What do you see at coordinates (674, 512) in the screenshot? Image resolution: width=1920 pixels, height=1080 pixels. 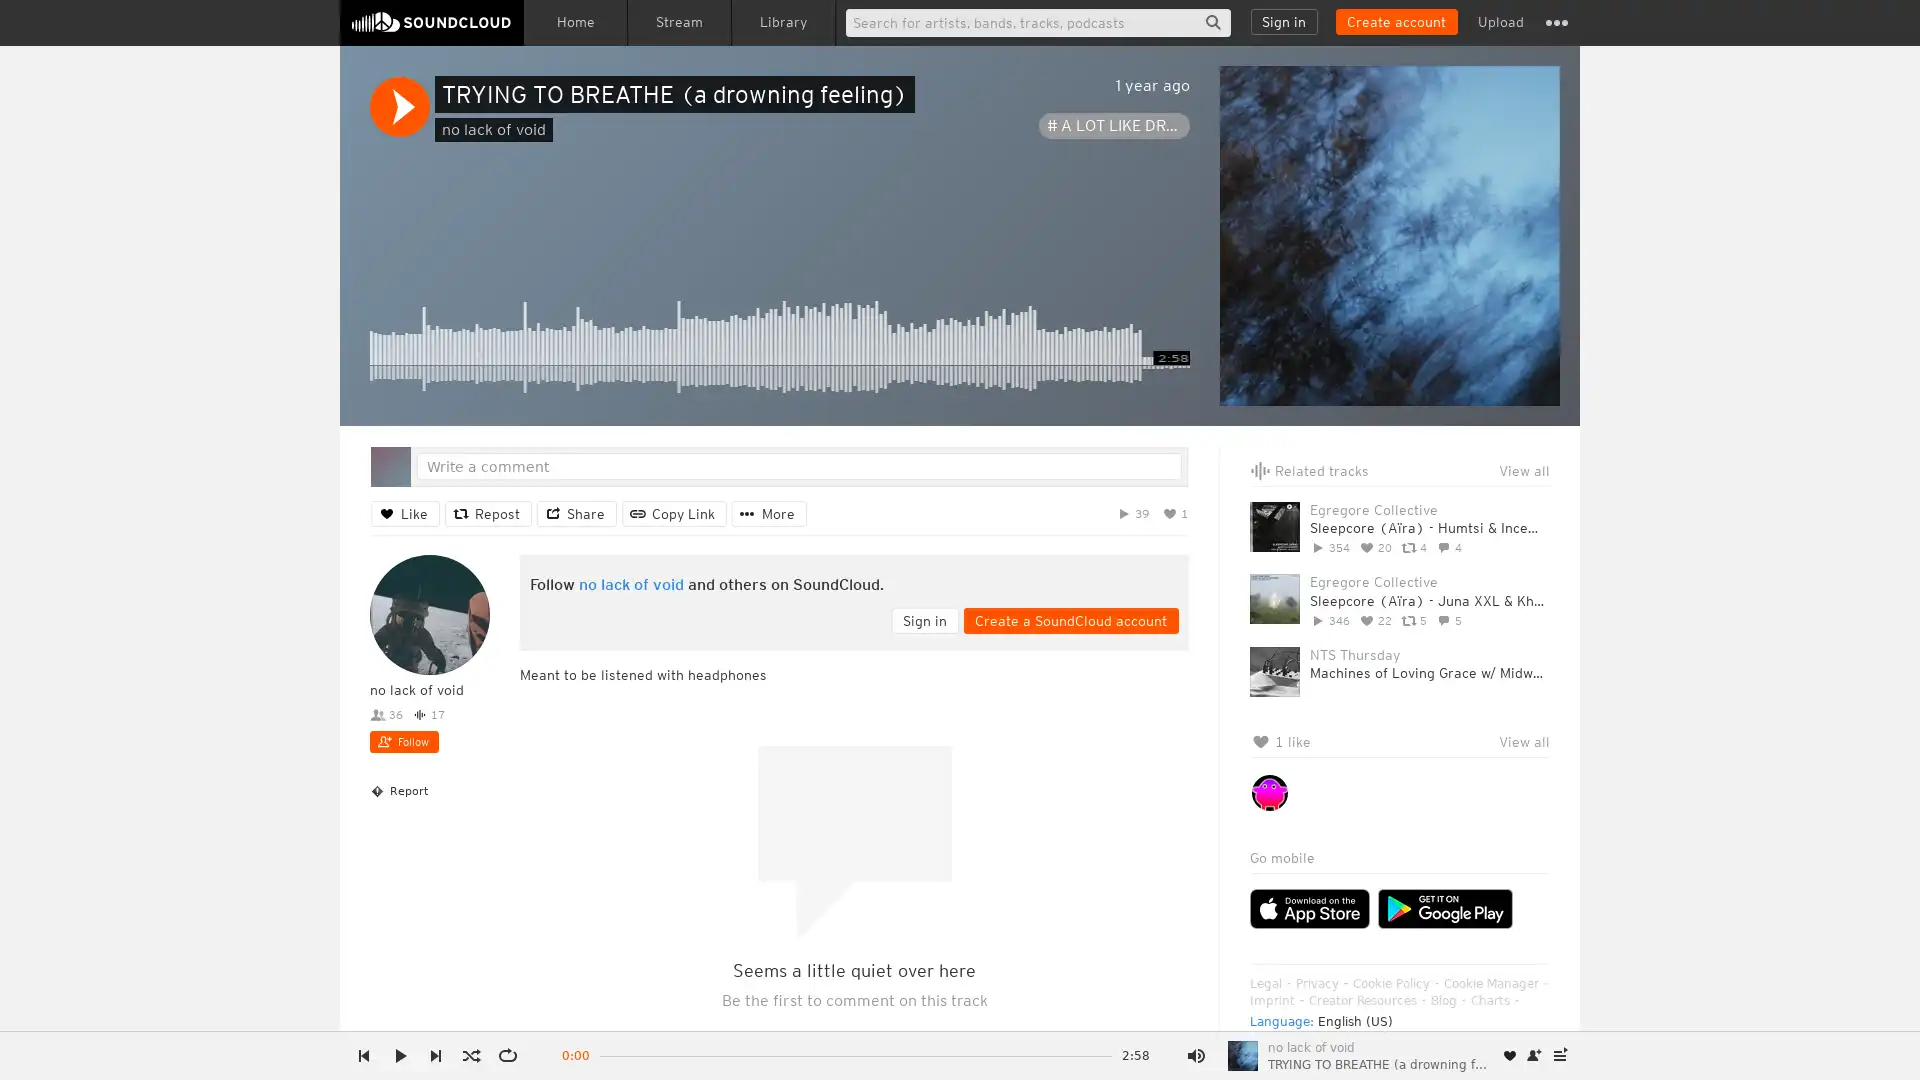 I see `Copy Link` at bounding box center [674, 512].